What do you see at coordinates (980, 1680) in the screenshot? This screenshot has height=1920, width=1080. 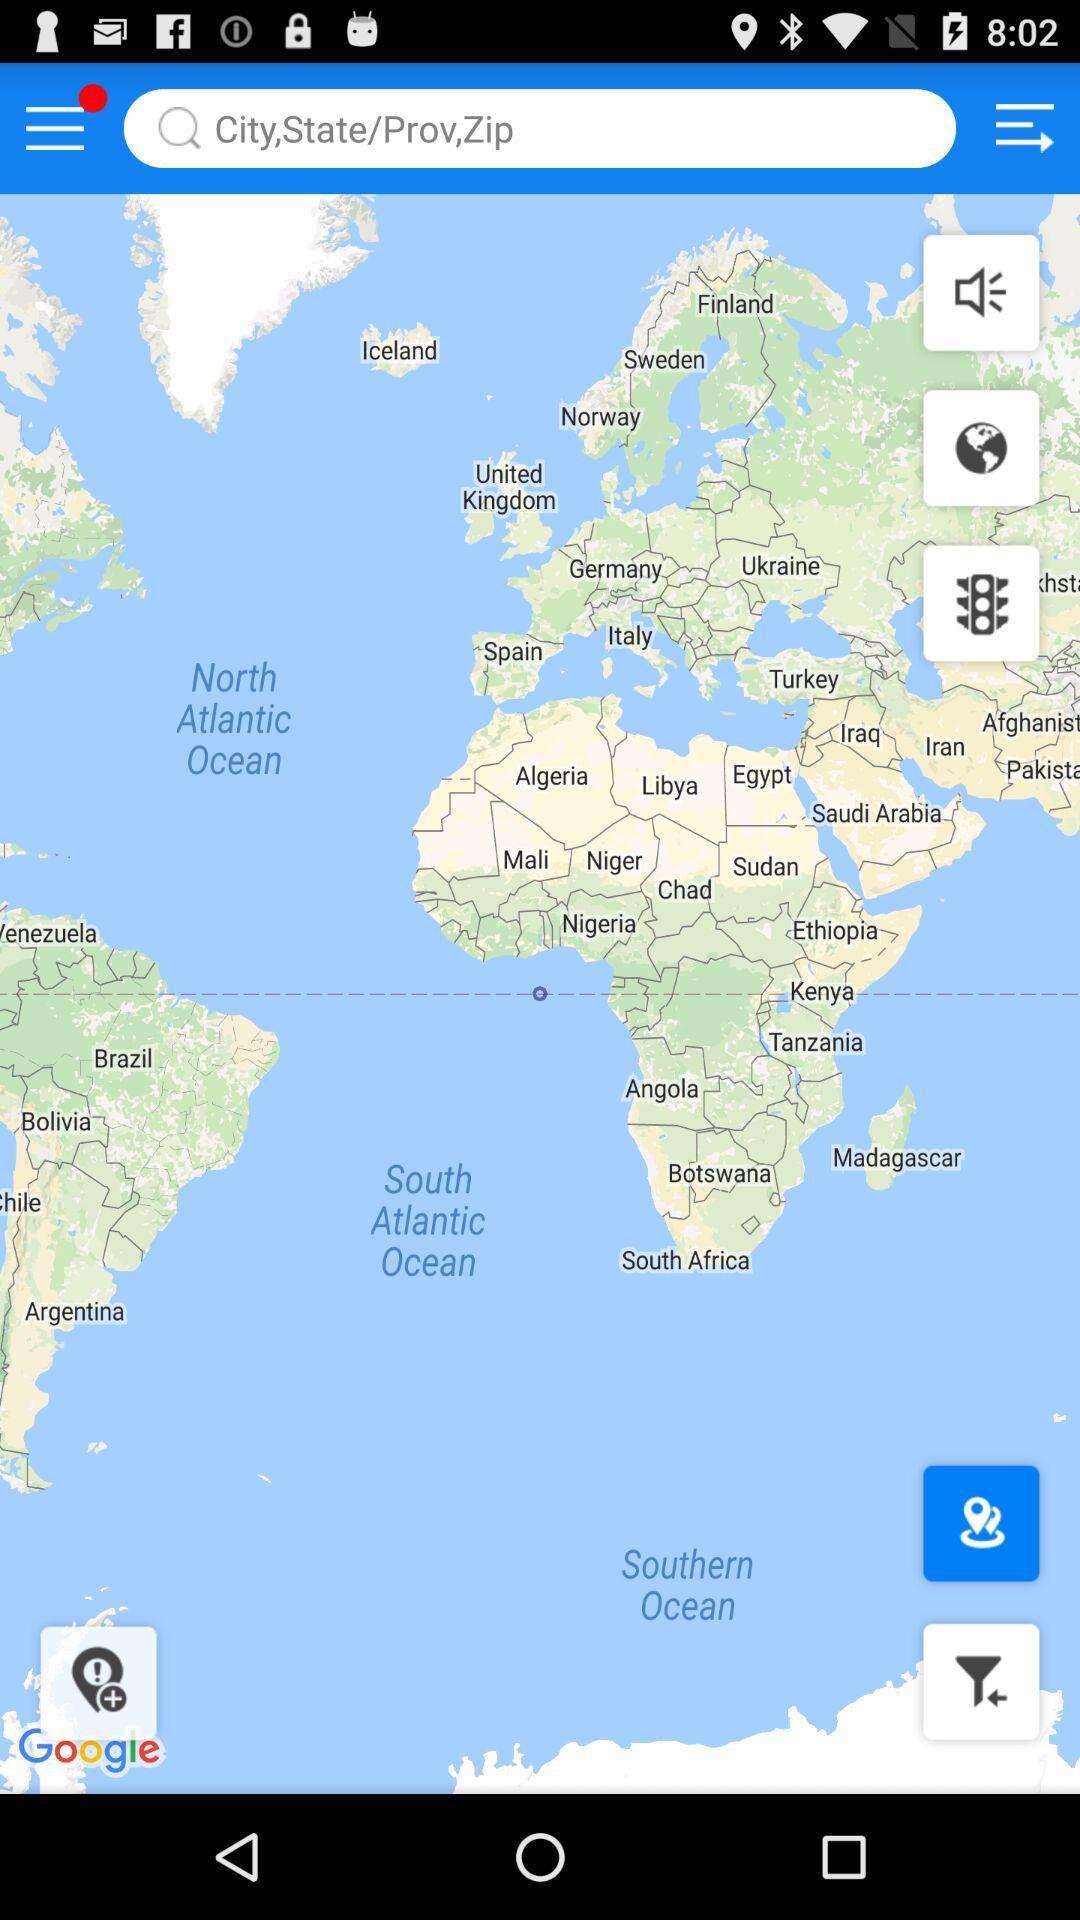 I see `find fuel` at bounding box center [980, 1680].